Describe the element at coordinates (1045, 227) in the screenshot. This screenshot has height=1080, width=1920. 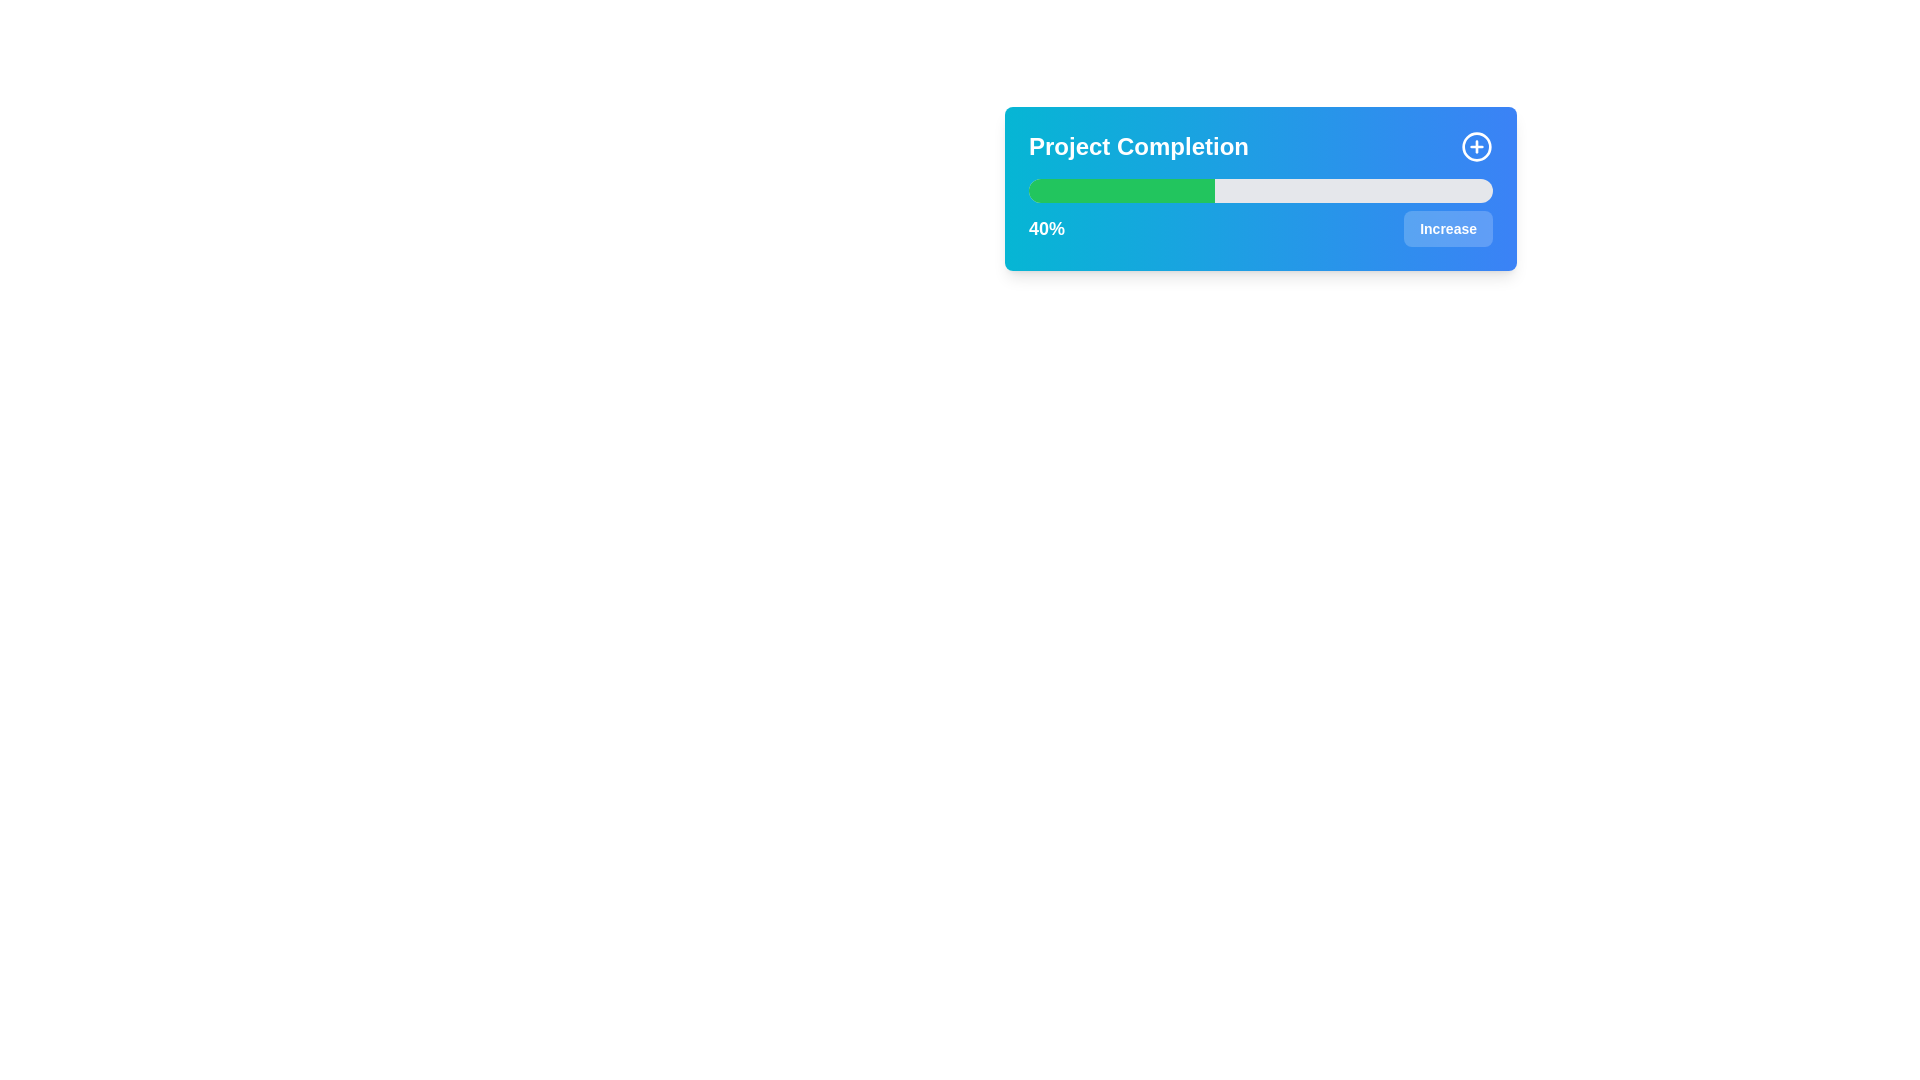
I see `current percentage value displayed in the Label on the left side of the 'Project Completion' card, preceding the 'Increase' button` at that location.